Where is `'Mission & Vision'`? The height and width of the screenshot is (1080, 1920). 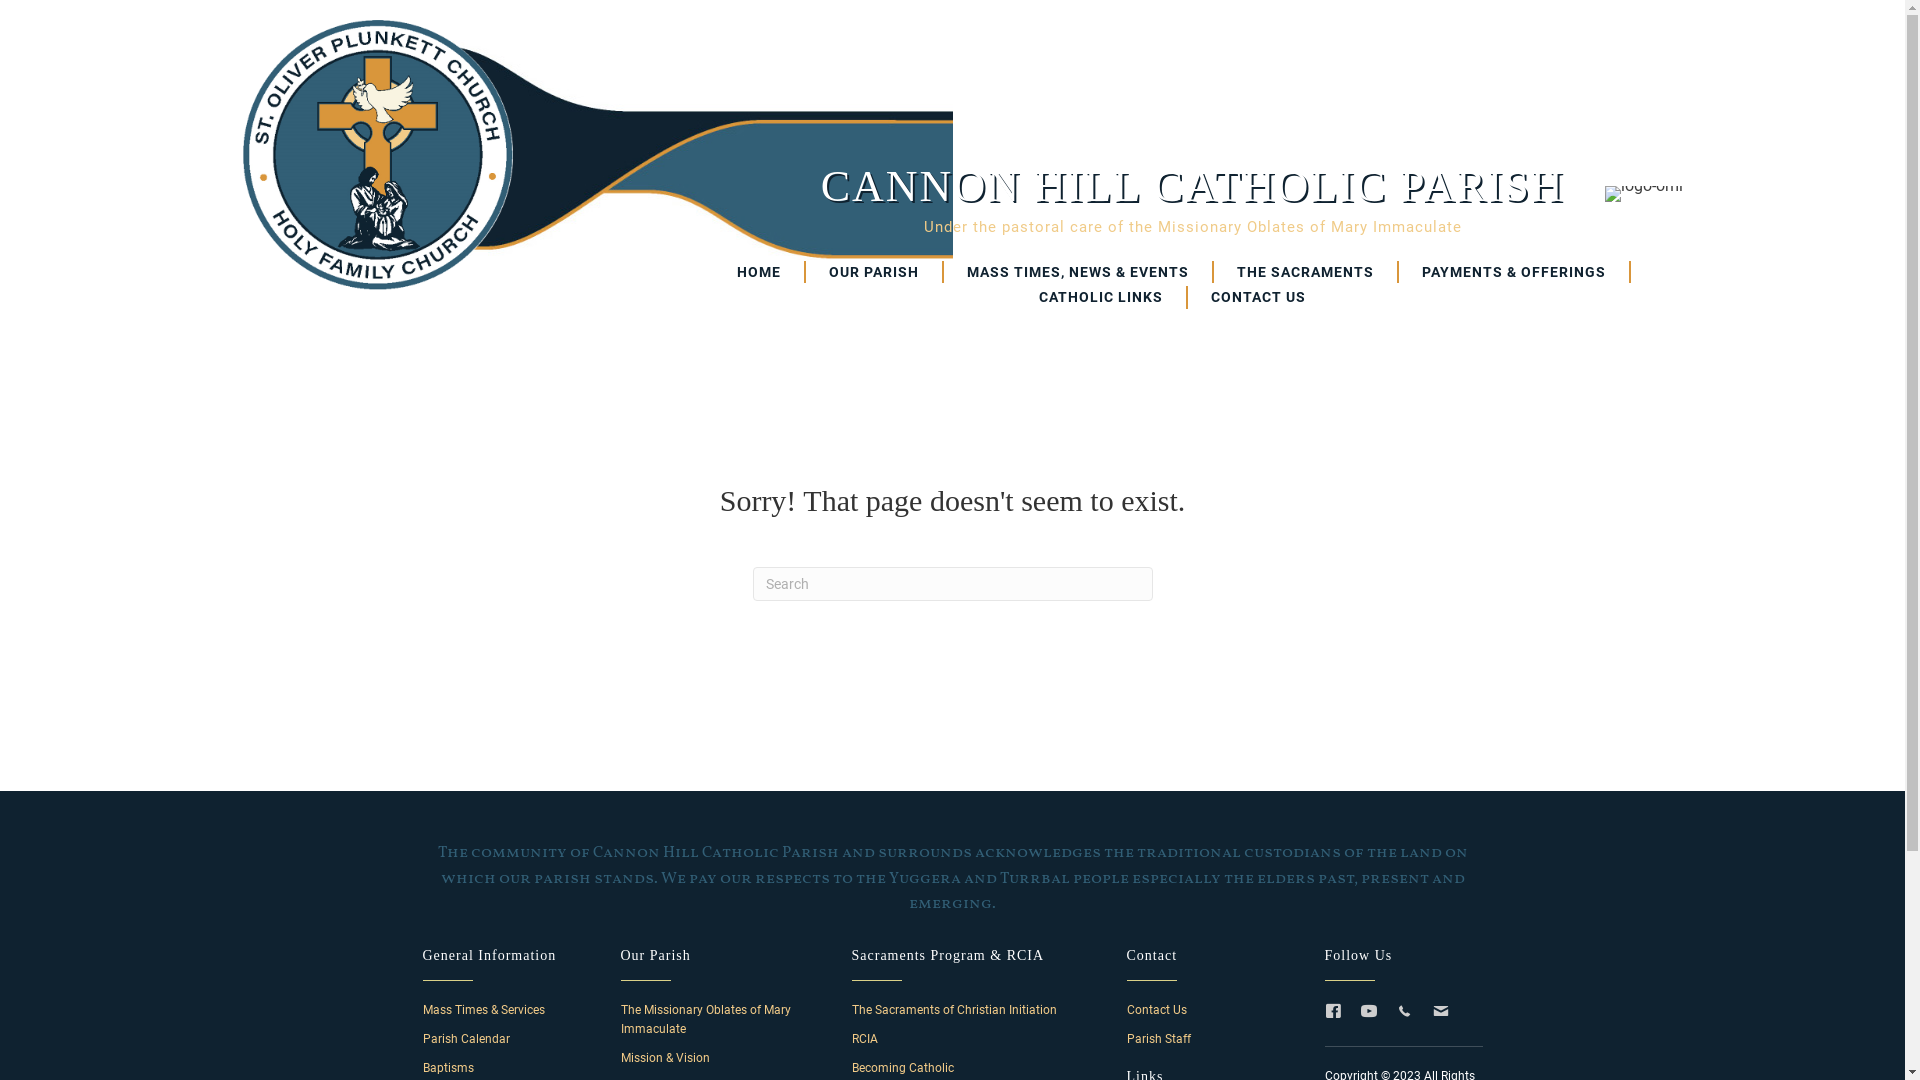
'Mission & Vision' is located at coordinates (664, 1056).